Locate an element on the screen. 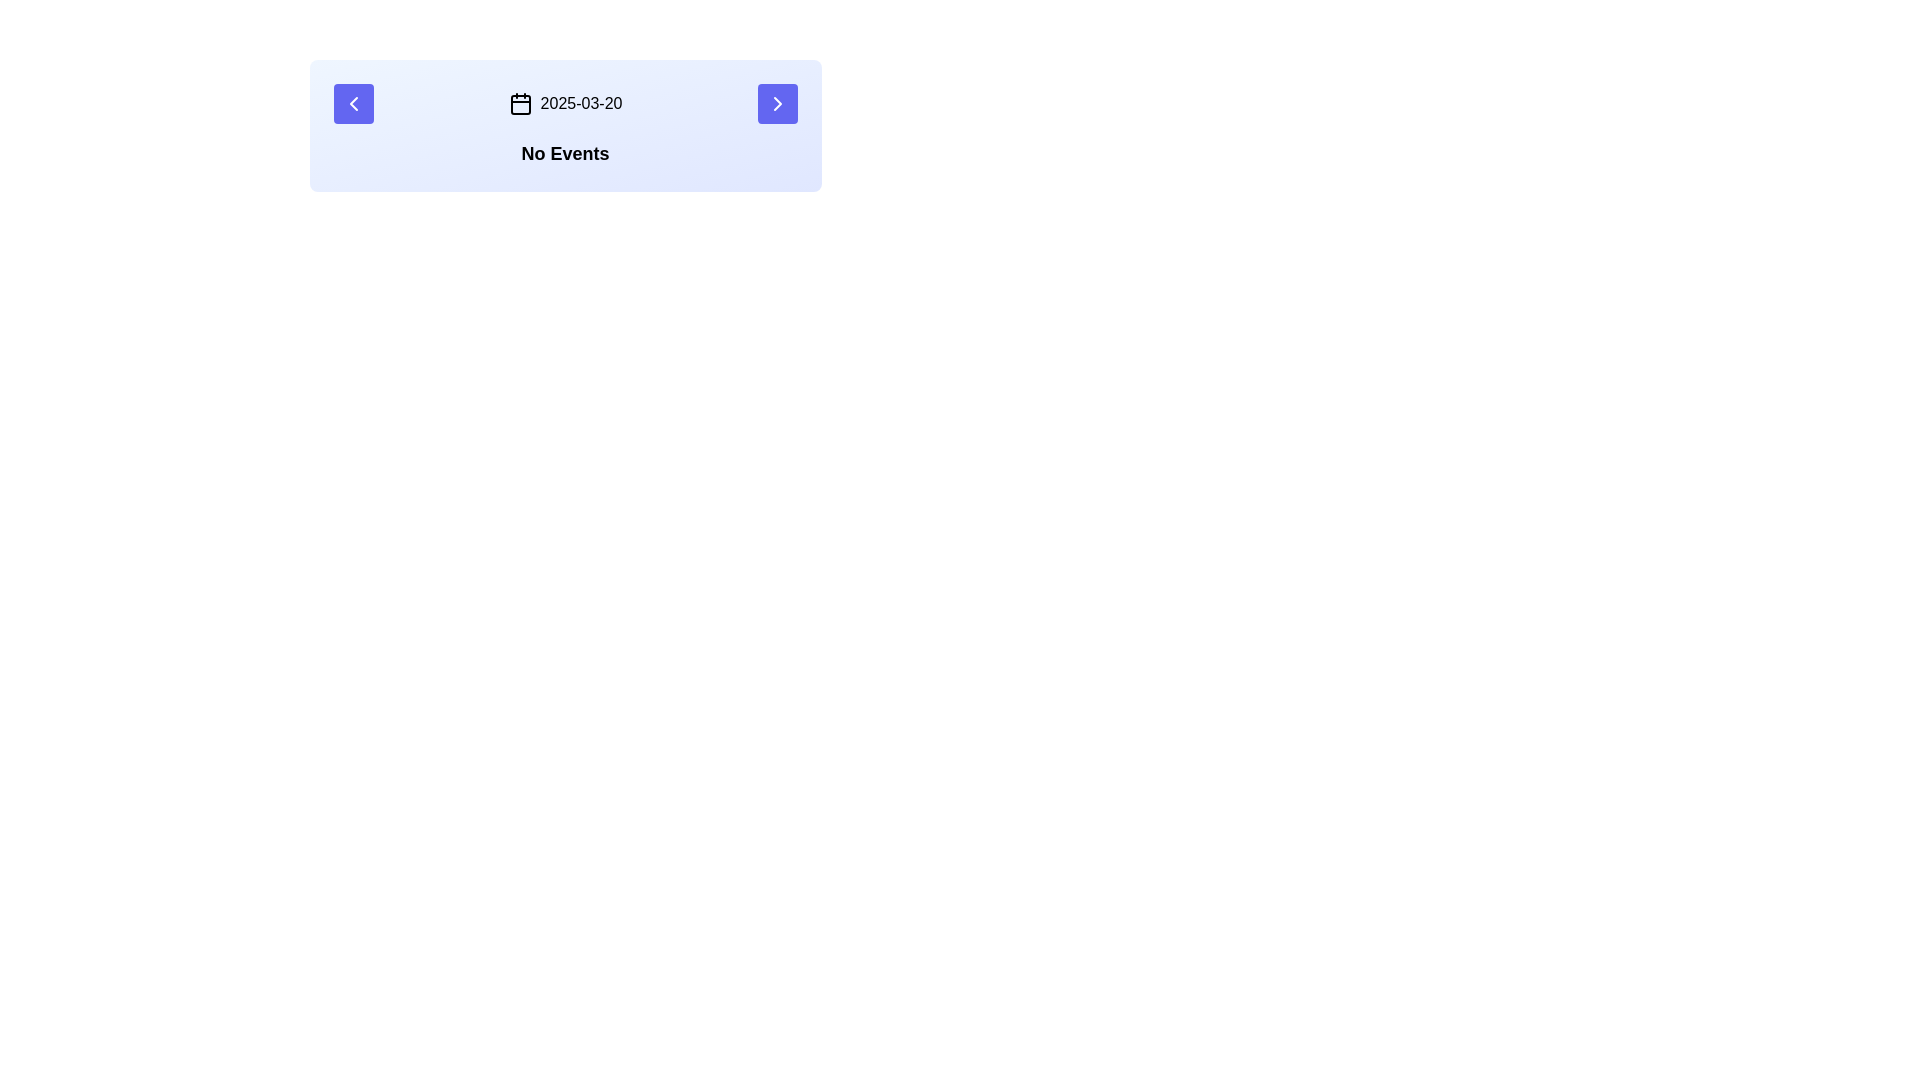 Image resolution: width=1920 pixels, height=1080 pixels. displayed date '2025-03-20' next to the calendar icon in the navigation bar is located at coordinates (564, 104).